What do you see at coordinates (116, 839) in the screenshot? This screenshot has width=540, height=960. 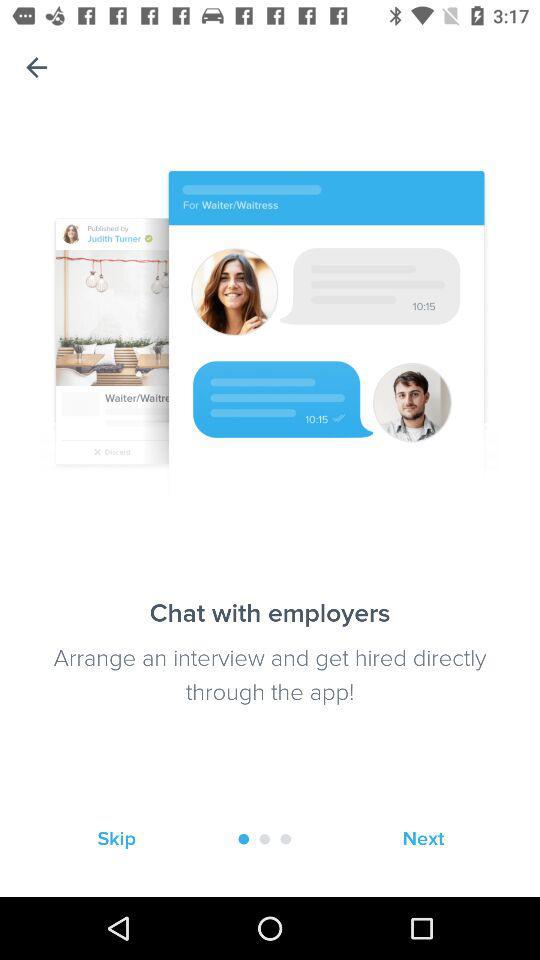 I see `item at the bottom left corner` at bounding box center [116, 839].